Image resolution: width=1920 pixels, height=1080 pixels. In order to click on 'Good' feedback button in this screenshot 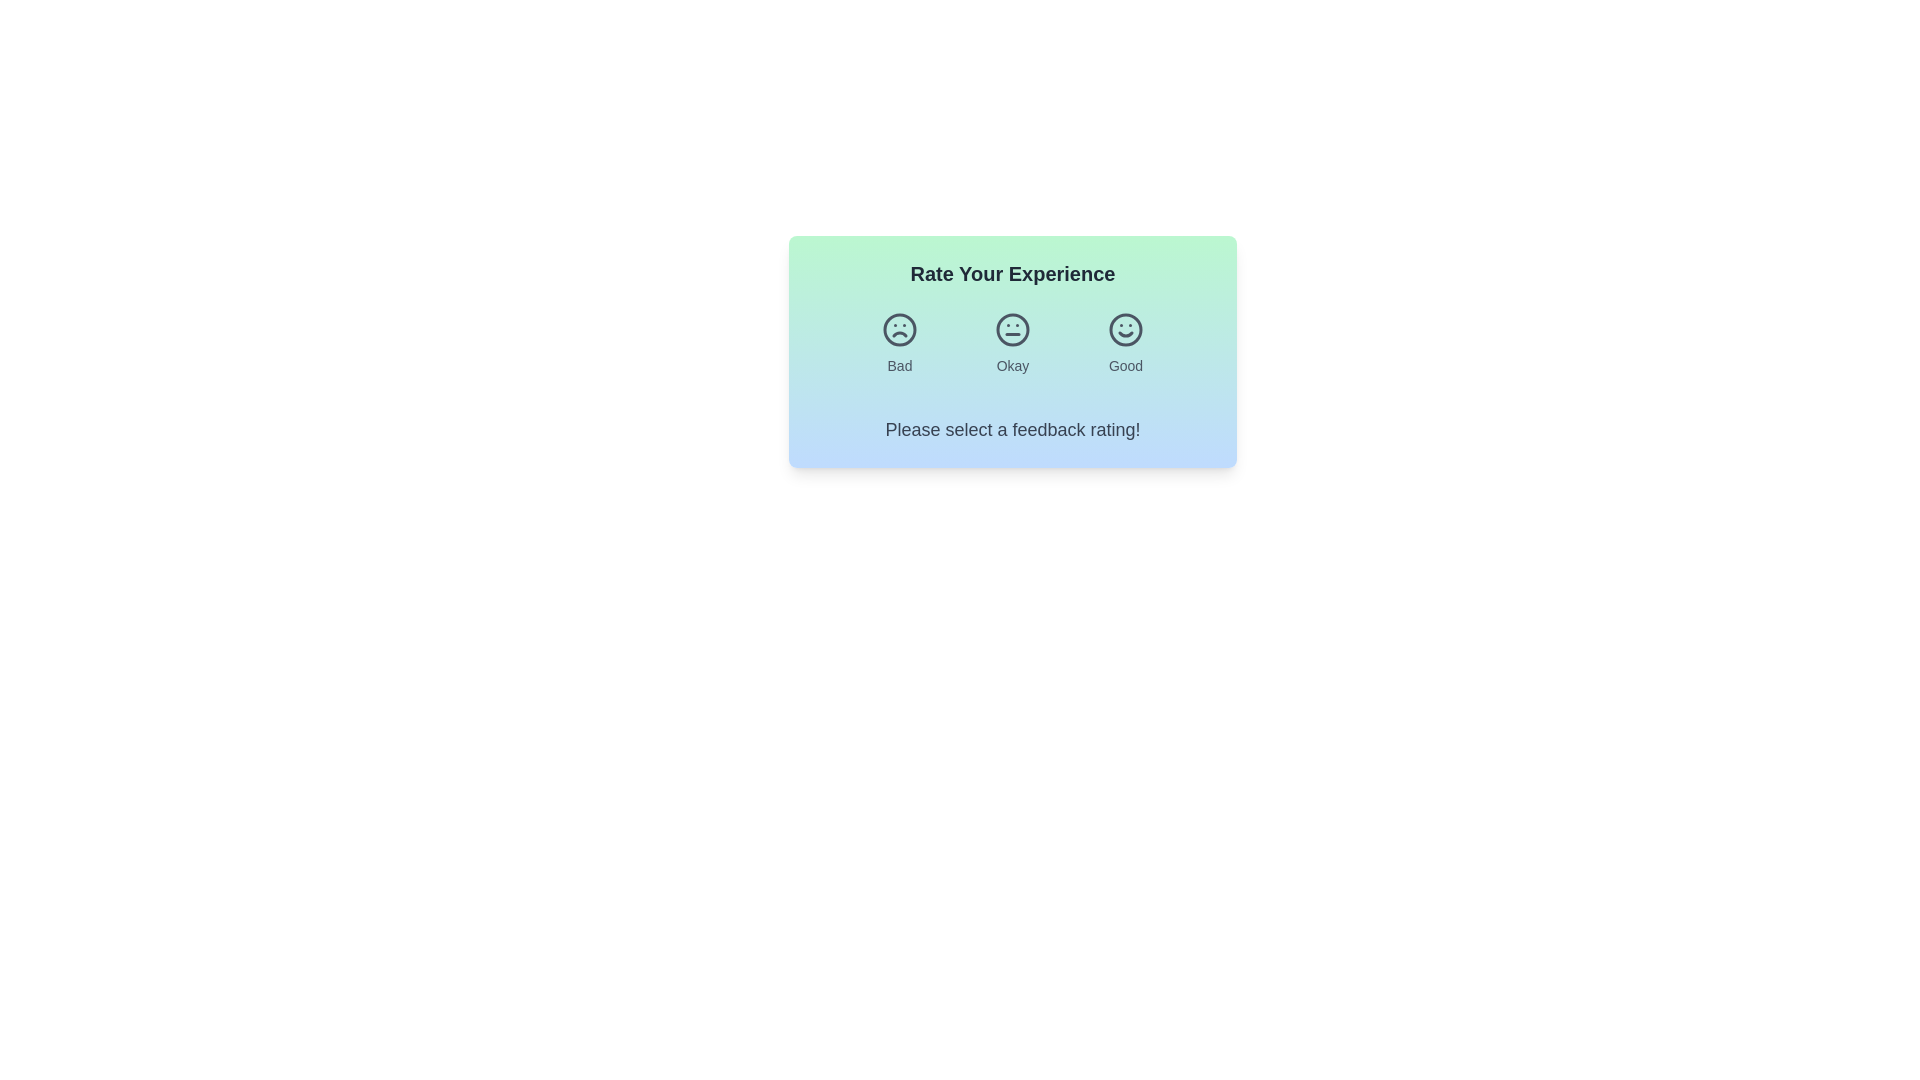, I will do `click(1126, 342)`.